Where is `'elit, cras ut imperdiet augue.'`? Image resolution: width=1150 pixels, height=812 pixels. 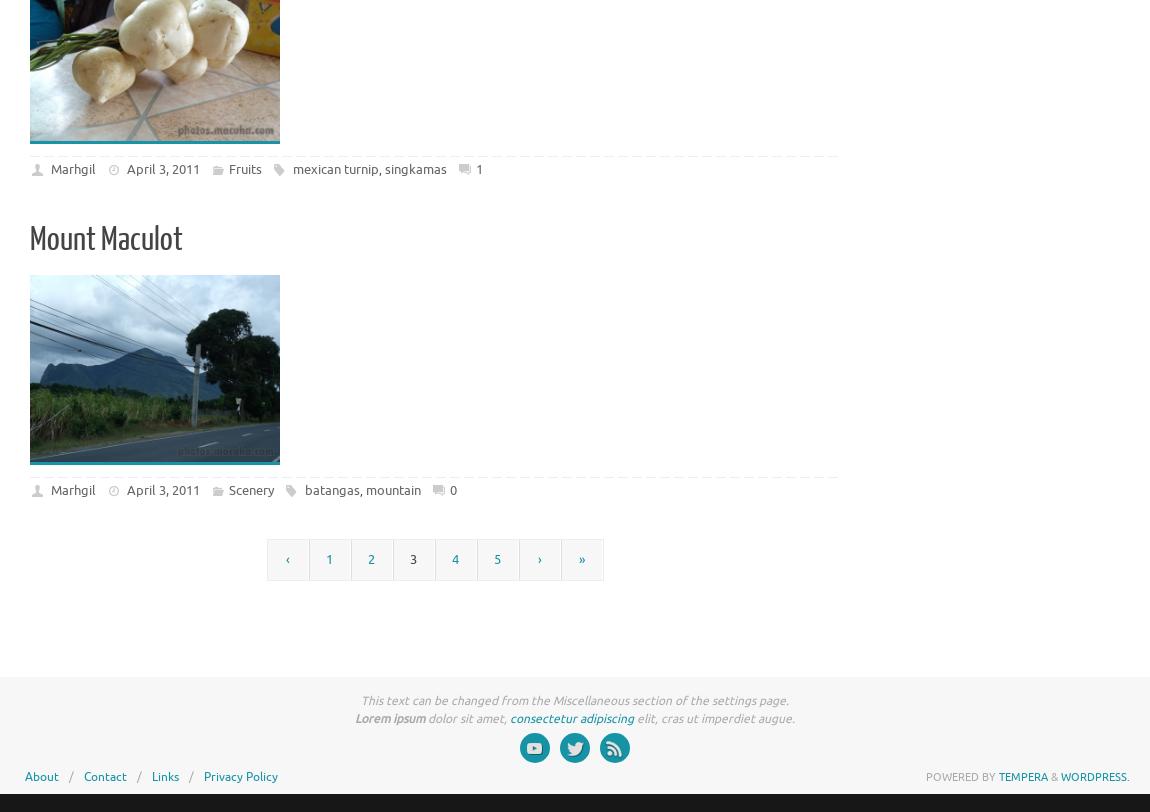
'elit, cras ut imperdiet augue.' is located at coordinates (713, 719).